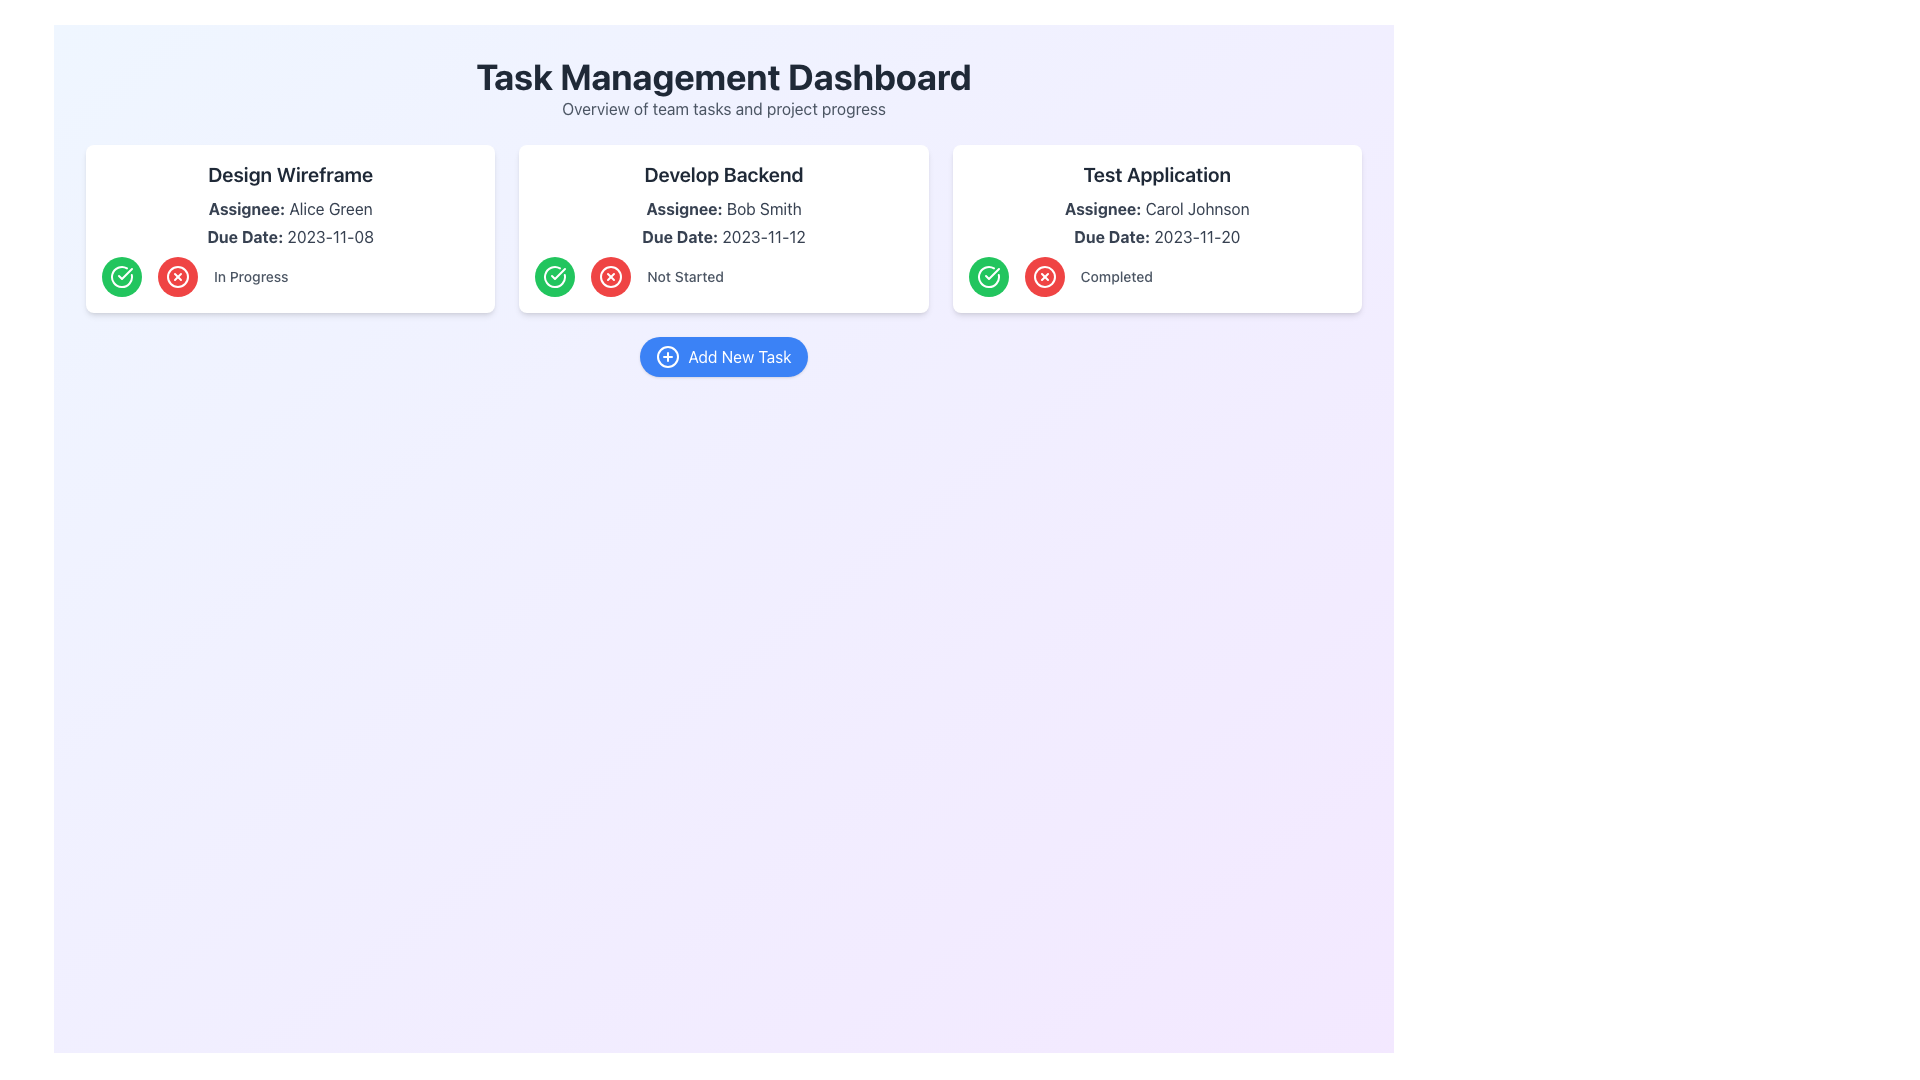  I want to click on the second circular button in the bottom-left corner of the 'Design Wireframe' card, so click(177, 277).